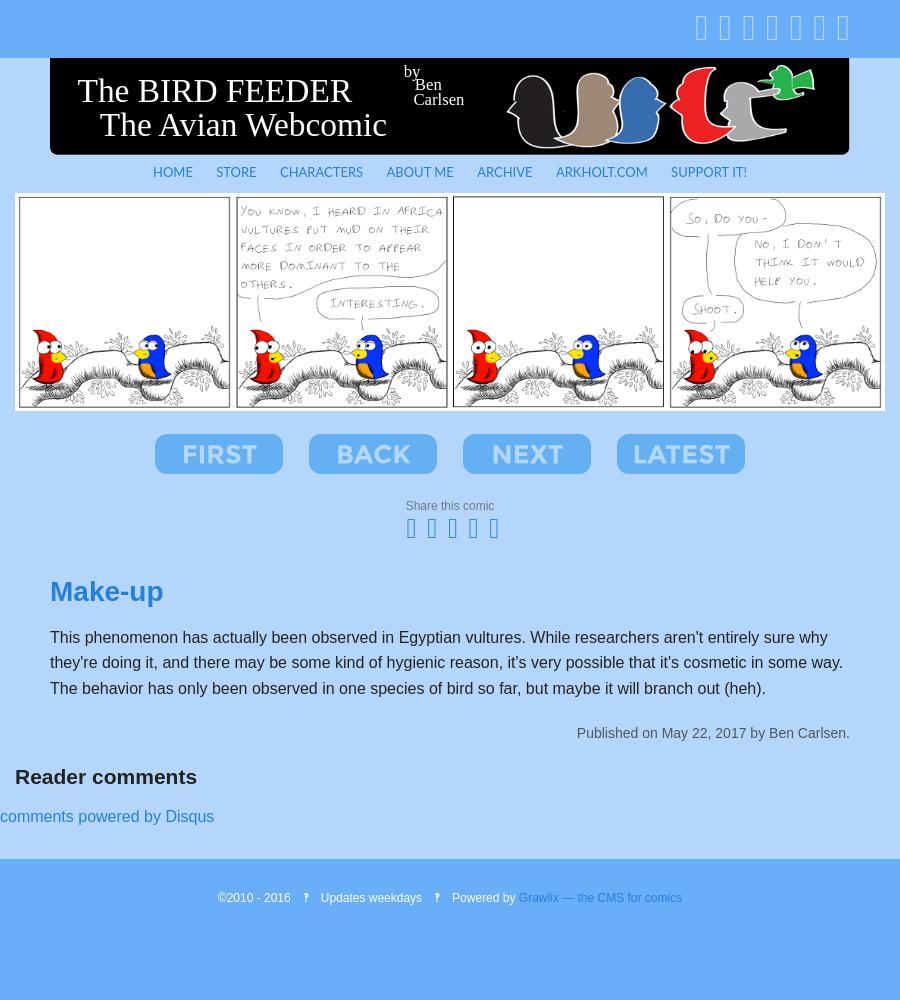 This screenshot has width=900, height=1000. Describe the element at coordinates (189, 815) in the screenshot. I see `'Disqus'` at that location.